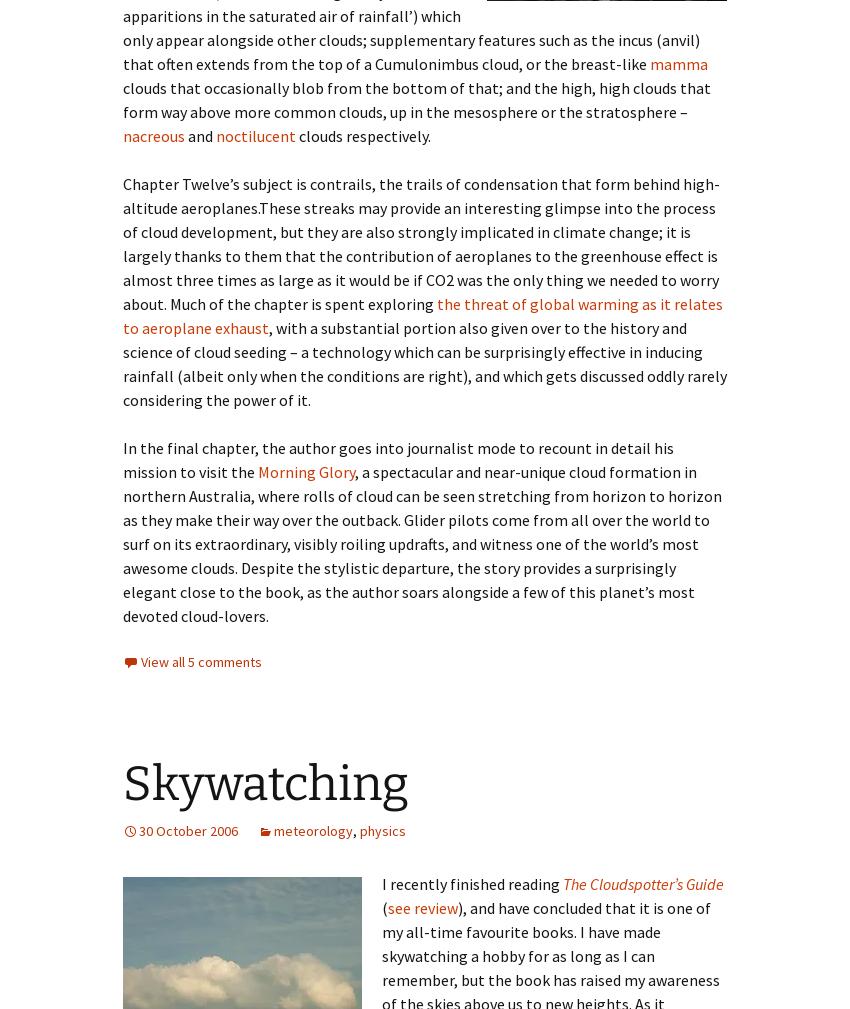 This screenshot has height=1009, width=850. What do you see at coordinates (138, 830) in the screenshot?
I see `'30 October 2006'` at bounding box center [138, 830].